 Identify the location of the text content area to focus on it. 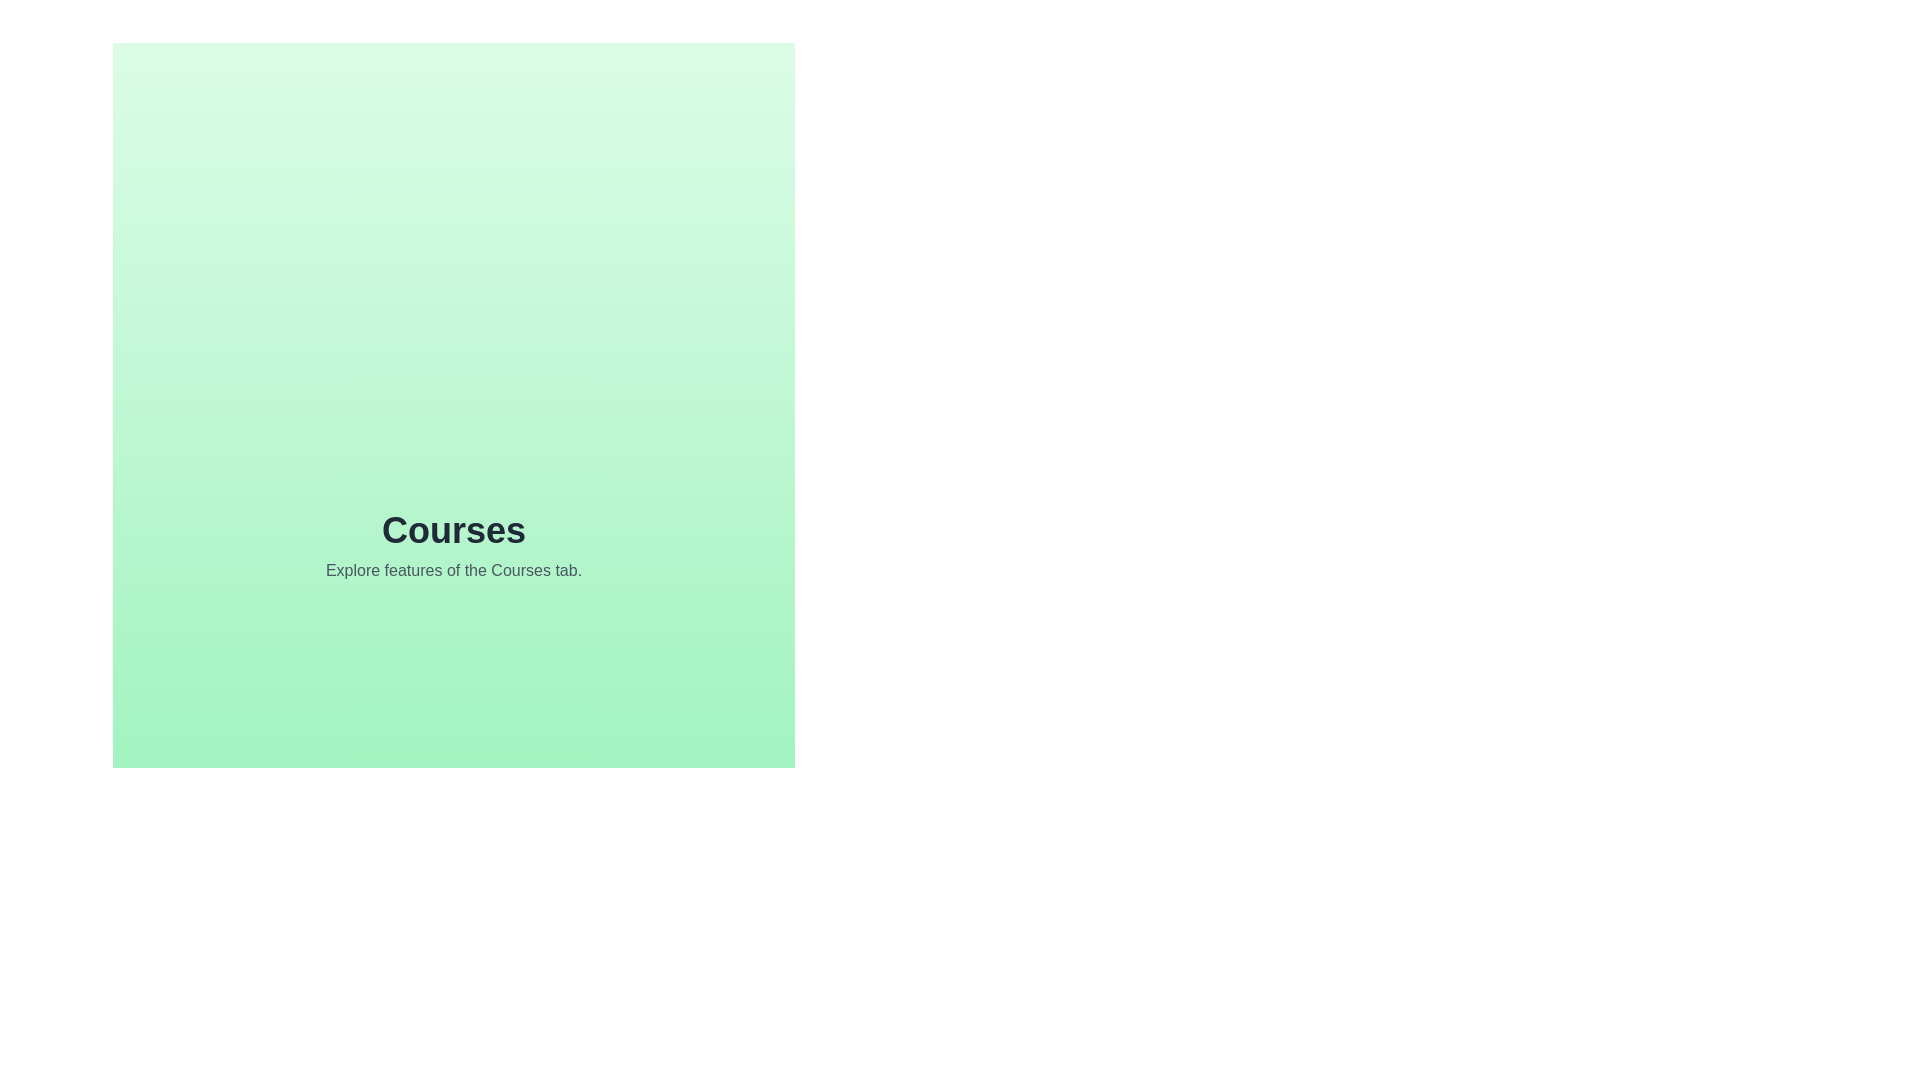
(453, 546).